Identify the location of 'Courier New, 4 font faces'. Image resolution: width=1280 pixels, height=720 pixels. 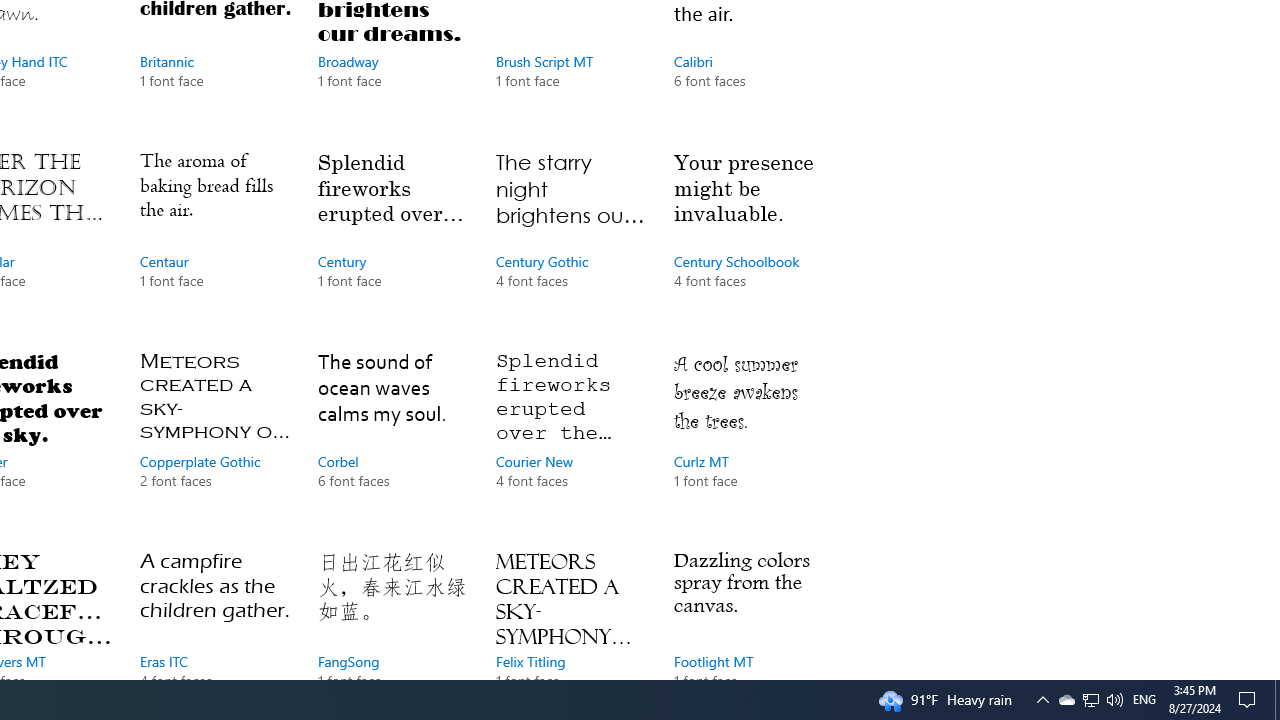
(569, 438).